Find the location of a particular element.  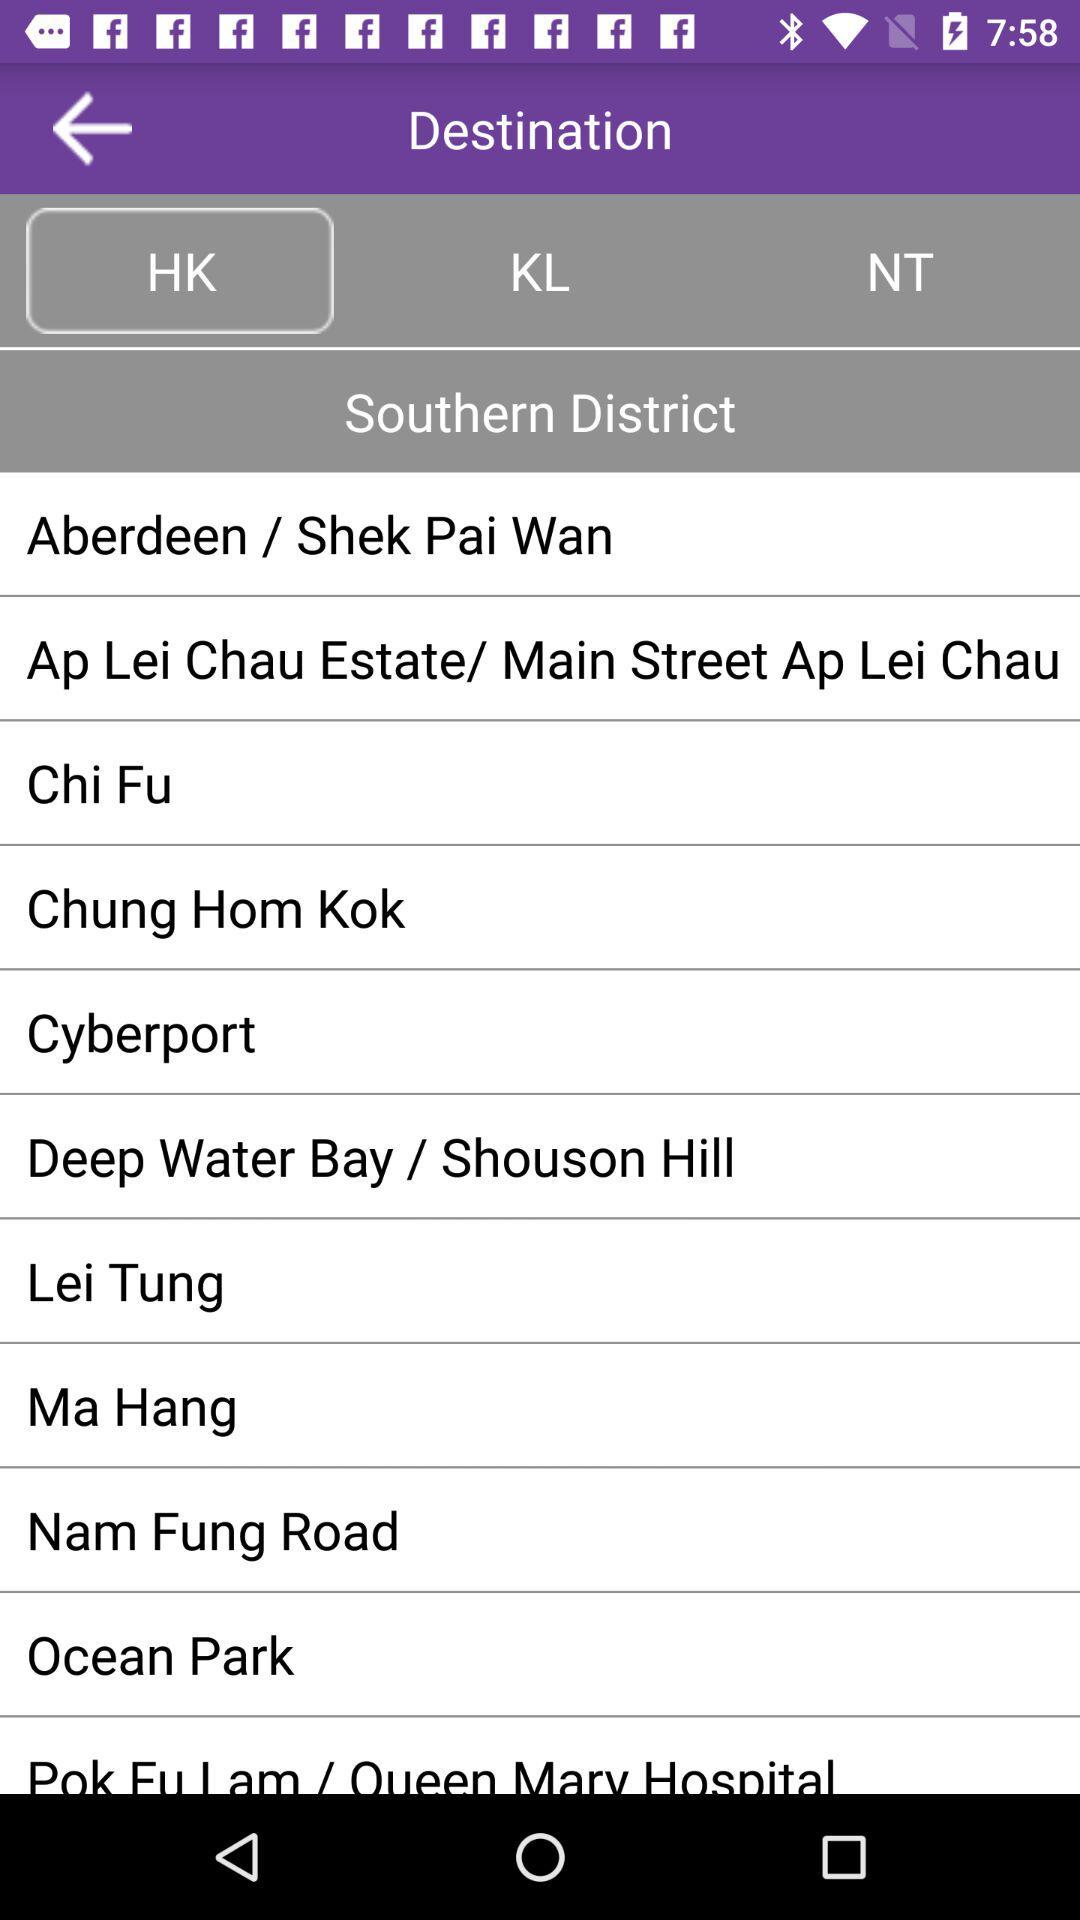

the lei tung item is located at coordinates (540, 1280).